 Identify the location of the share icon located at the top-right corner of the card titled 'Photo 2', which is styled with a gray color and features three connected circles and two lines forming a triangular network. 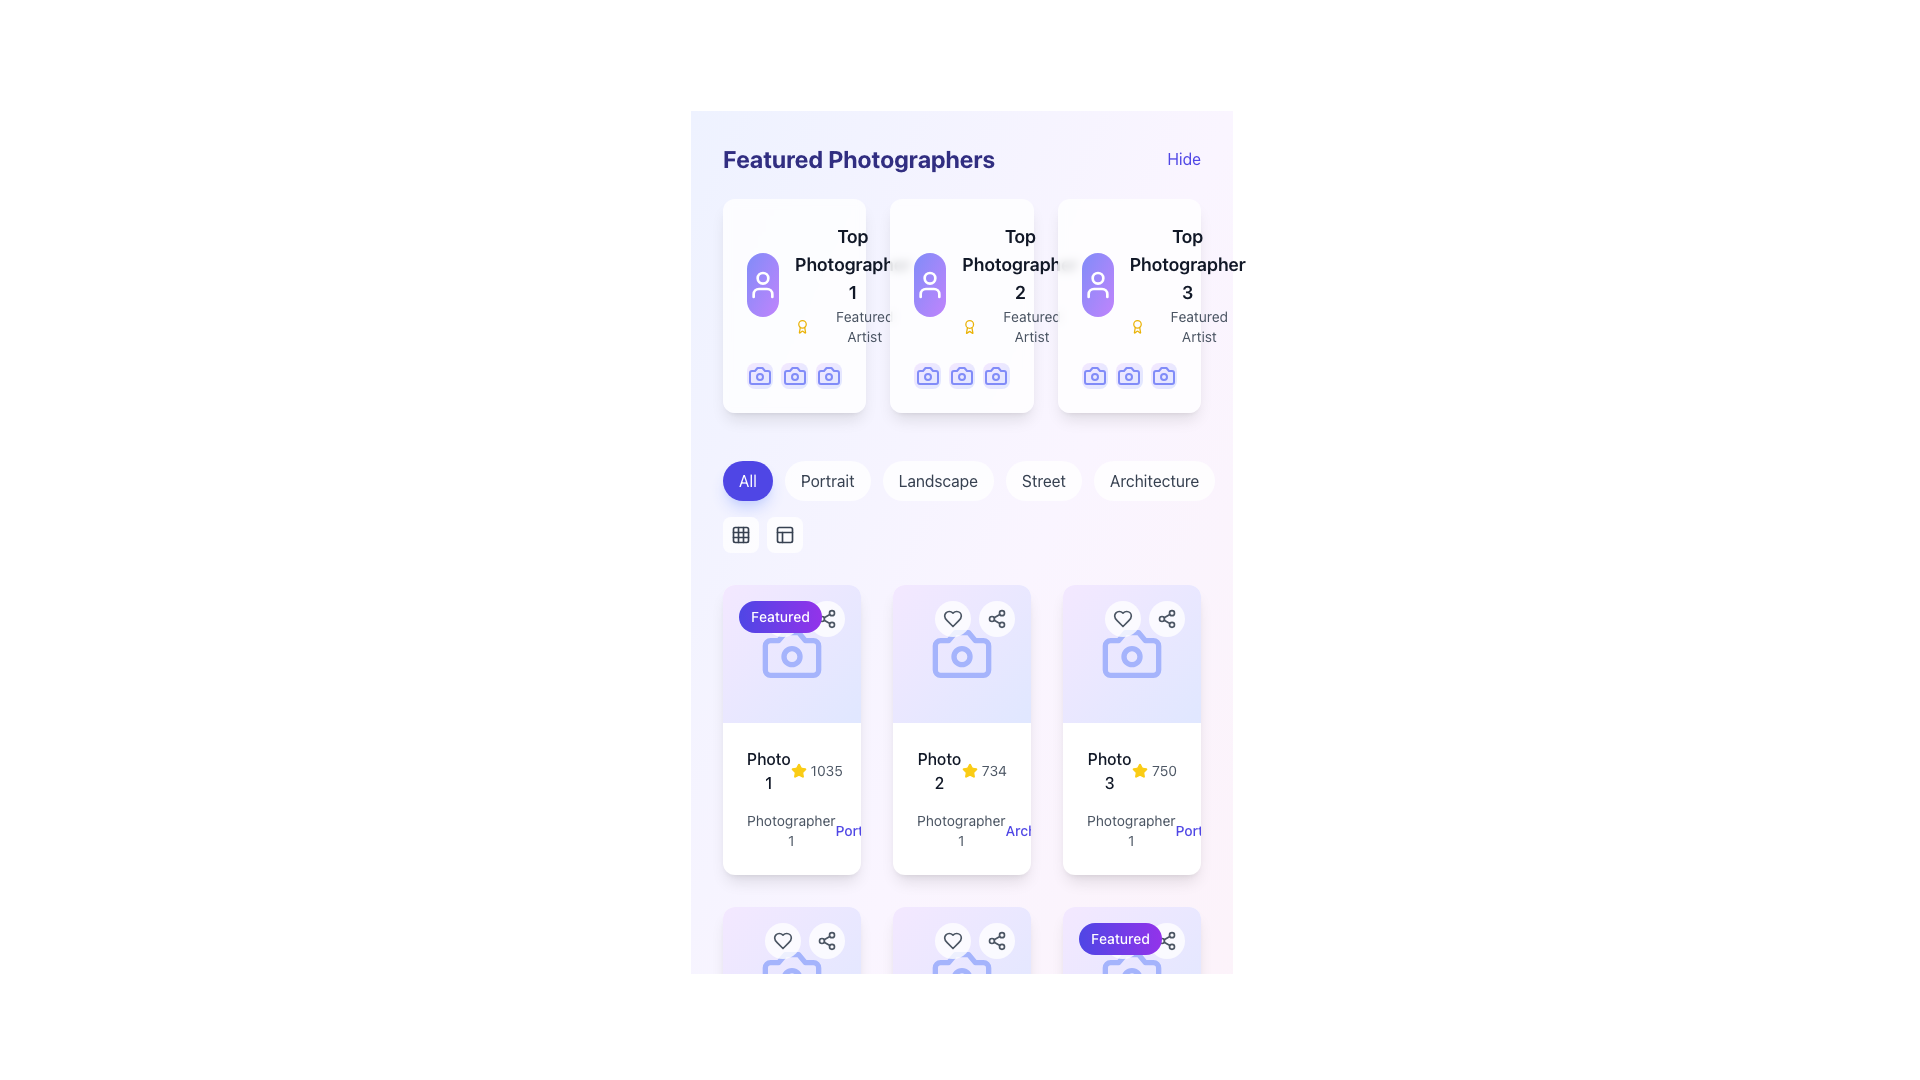
(997, 617).